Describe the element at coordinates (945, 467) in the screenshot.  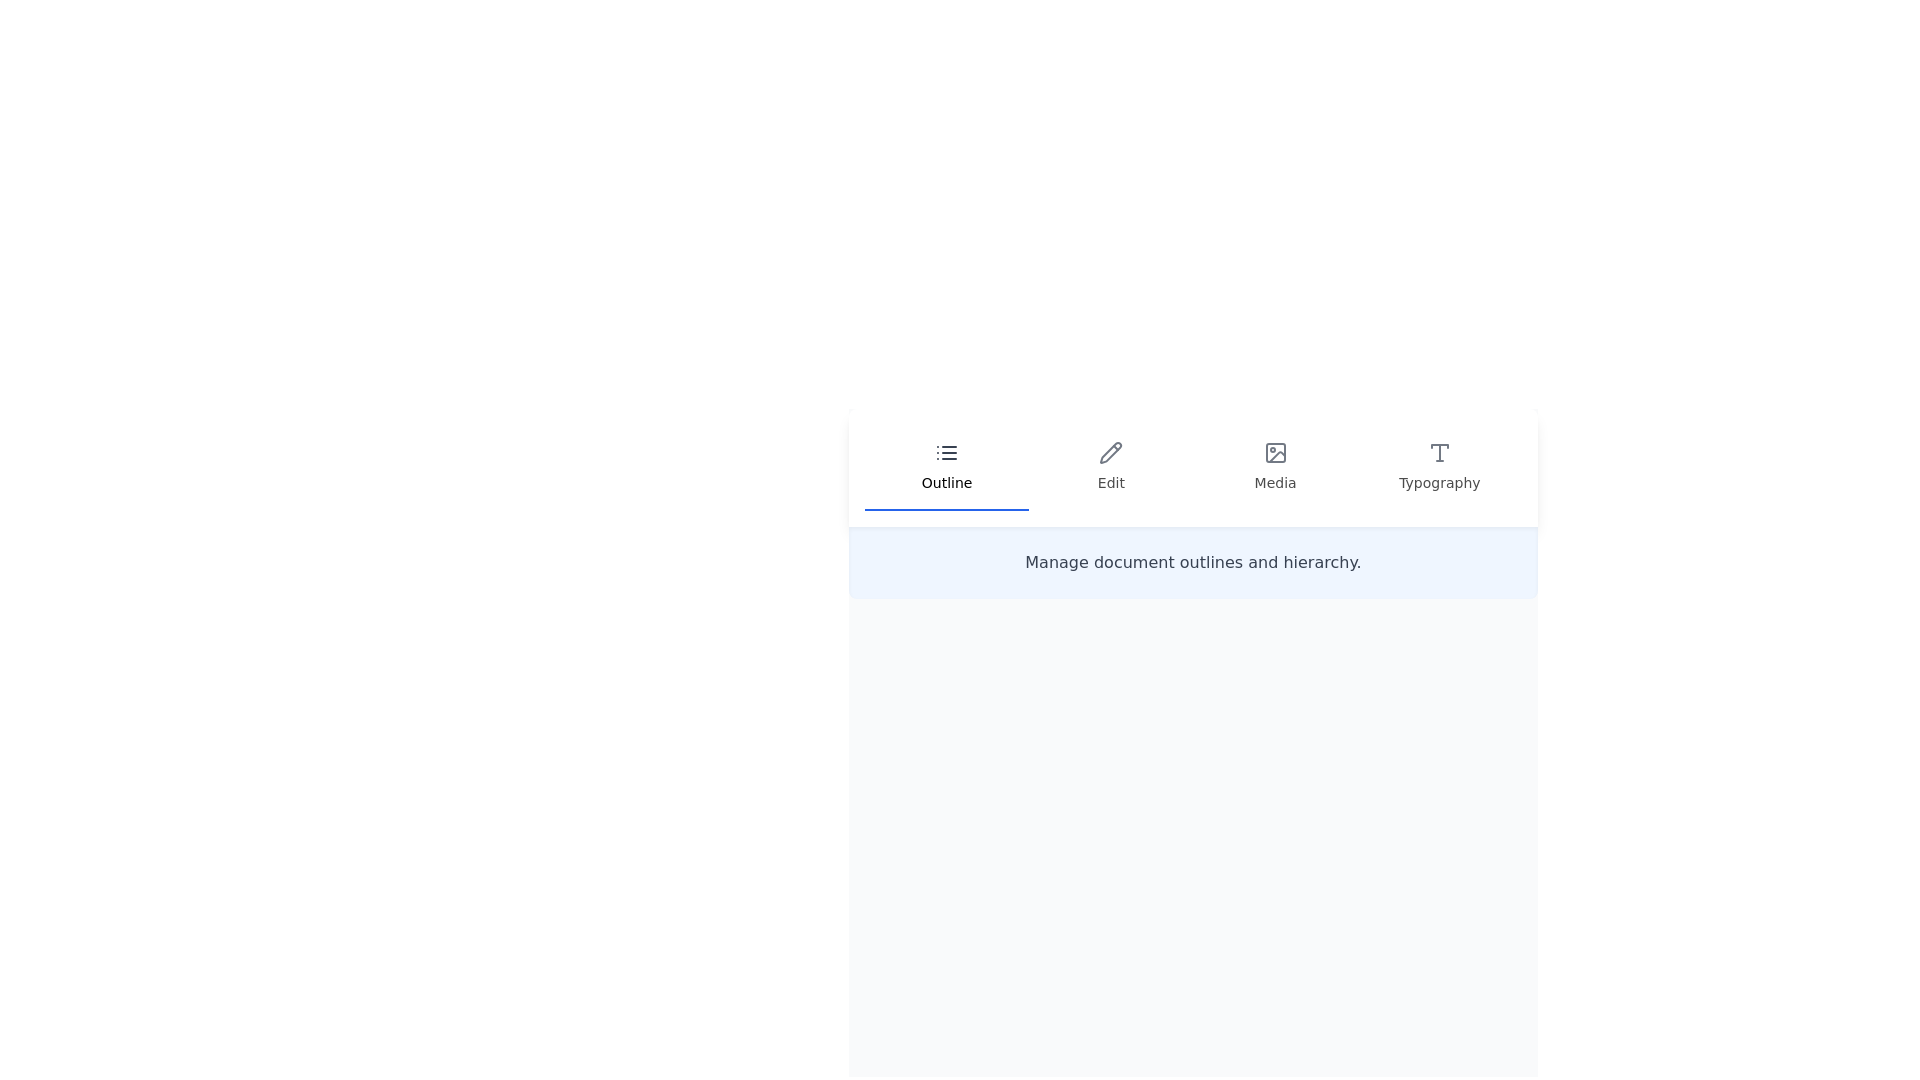
I see `the 'Outline' tab to view document structure management options` at that location.